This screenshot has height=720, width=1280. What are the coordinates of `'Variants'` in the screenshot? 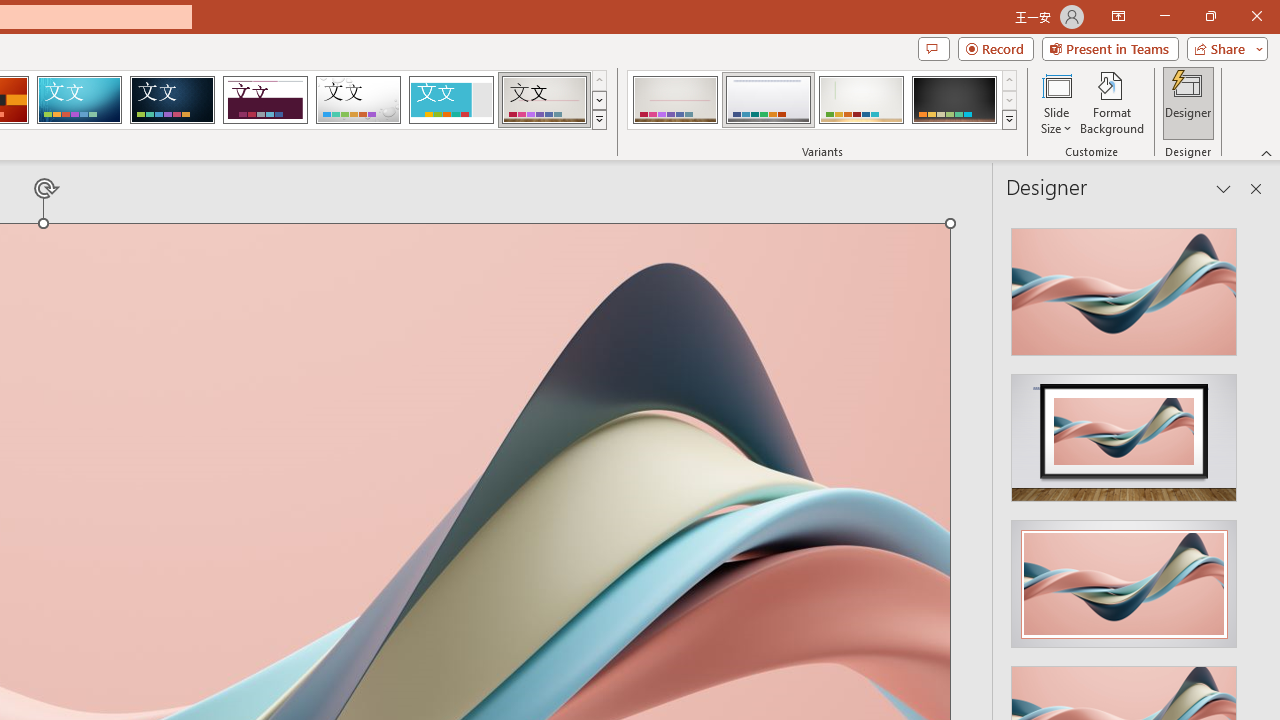 It's located at (1009, 120).